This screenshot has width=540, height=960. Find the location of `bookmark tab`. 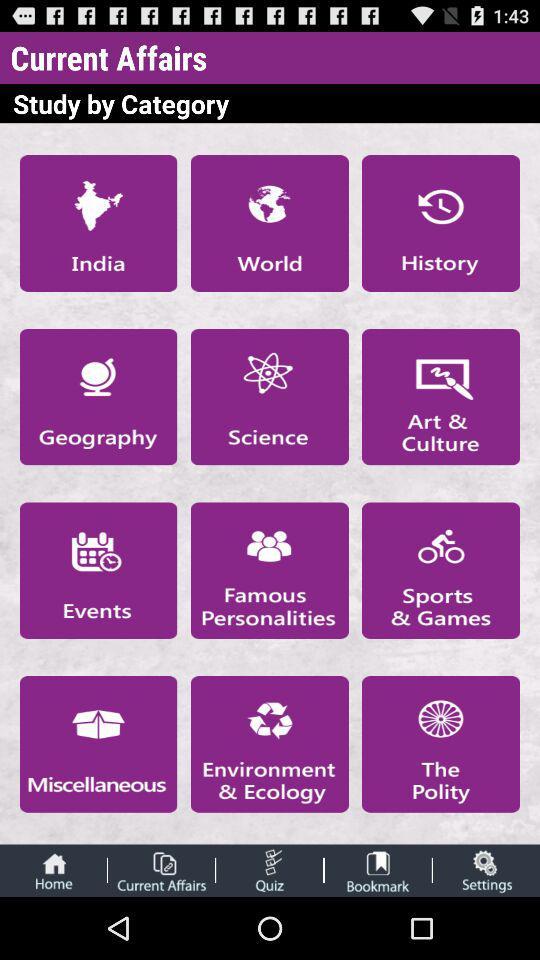

bookmark tab is located at coordinates (378, 869).